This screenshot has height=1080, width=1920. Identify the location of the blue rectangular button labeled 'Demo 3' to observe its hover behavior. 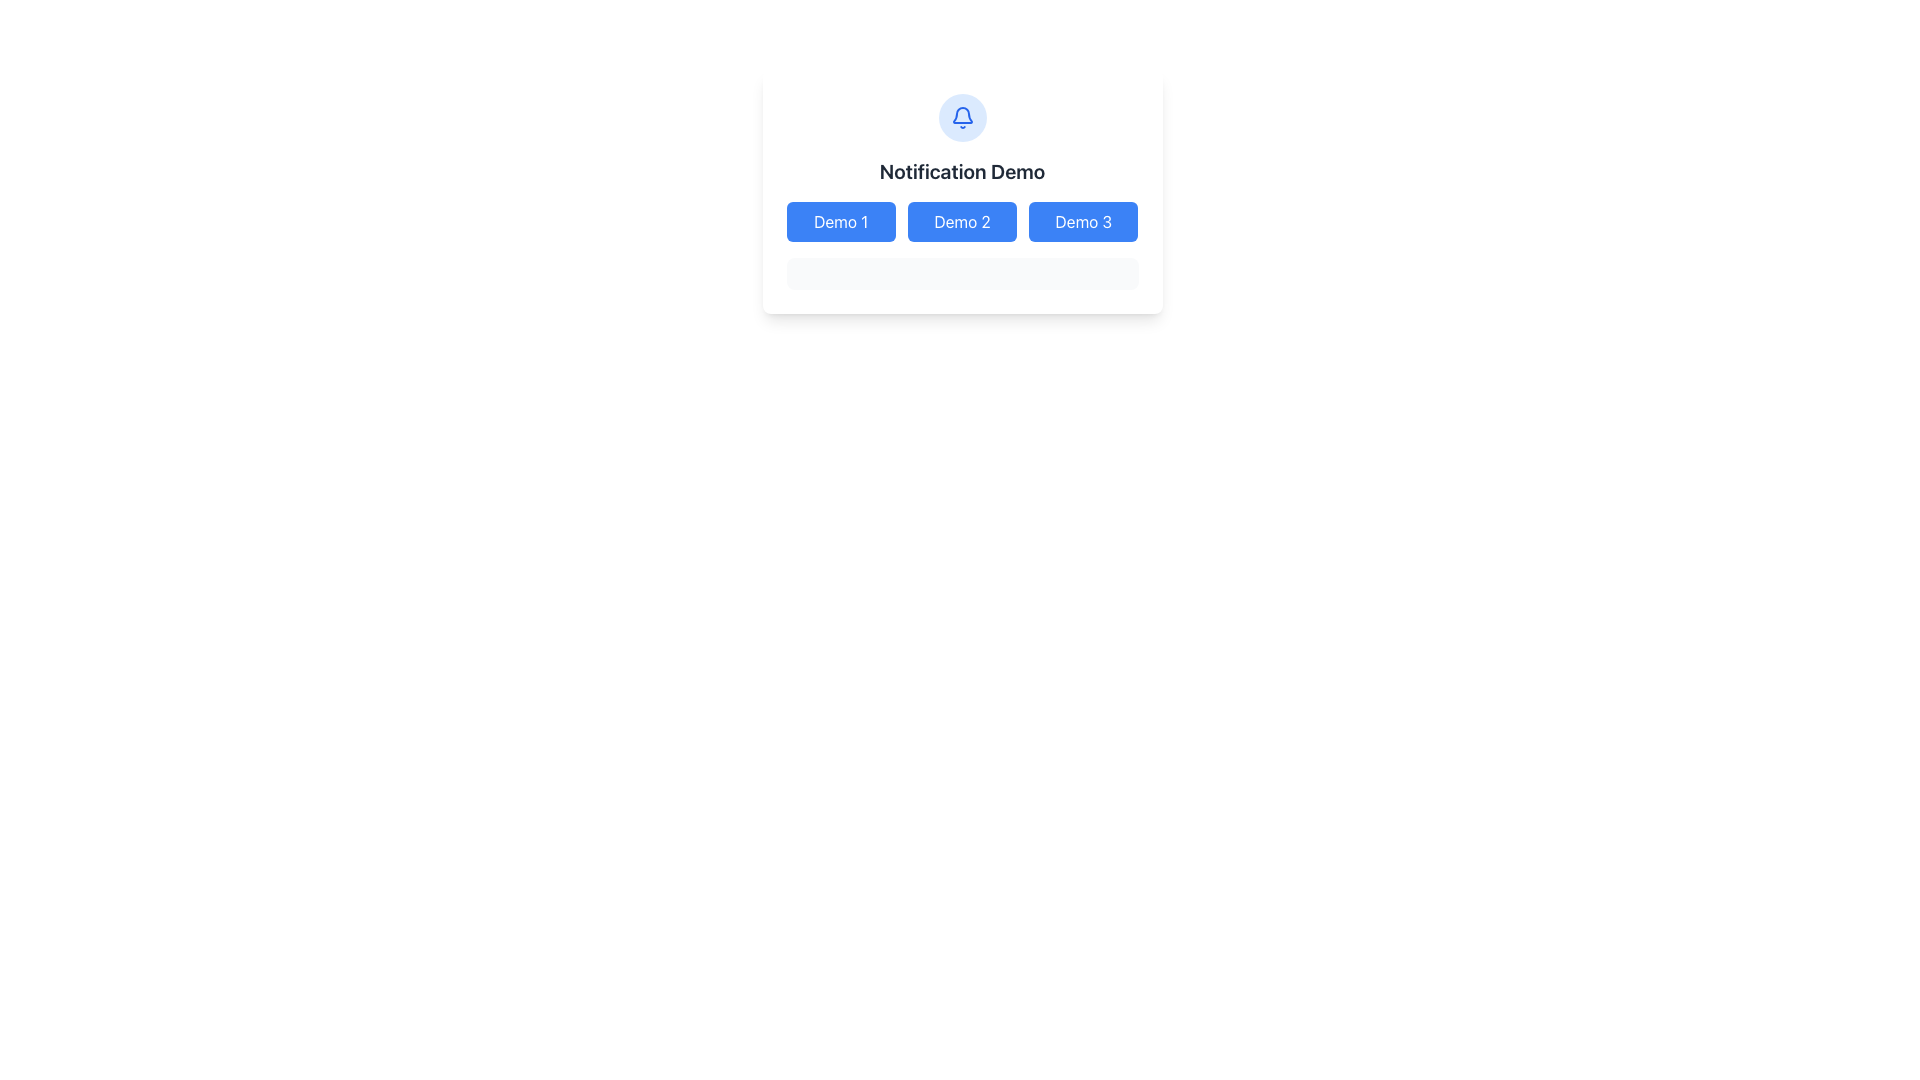
(1082, 222).